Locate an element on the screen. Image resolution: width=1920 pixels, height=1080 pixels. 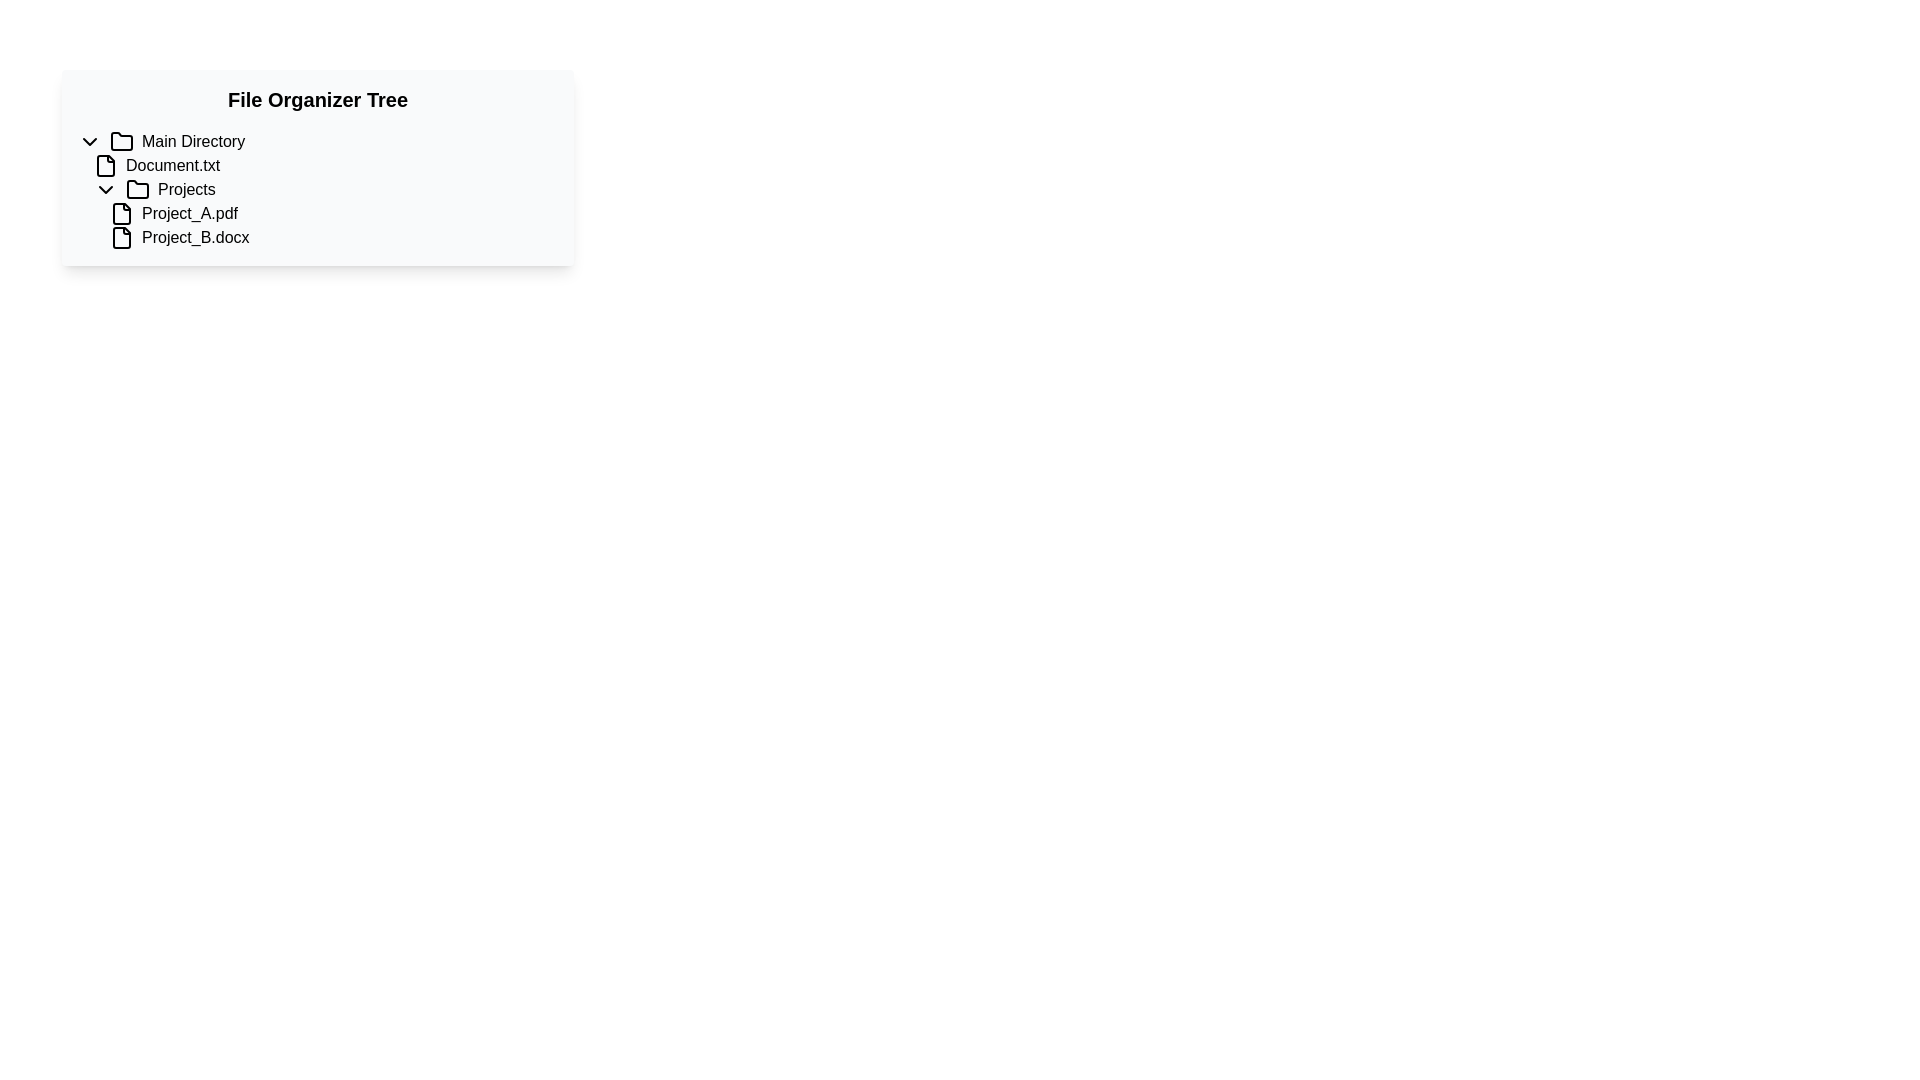
the folder icon that represents a directory in the file management interface, located to the left of the text label 'Main Directory' is located at coordinates (120, 141).